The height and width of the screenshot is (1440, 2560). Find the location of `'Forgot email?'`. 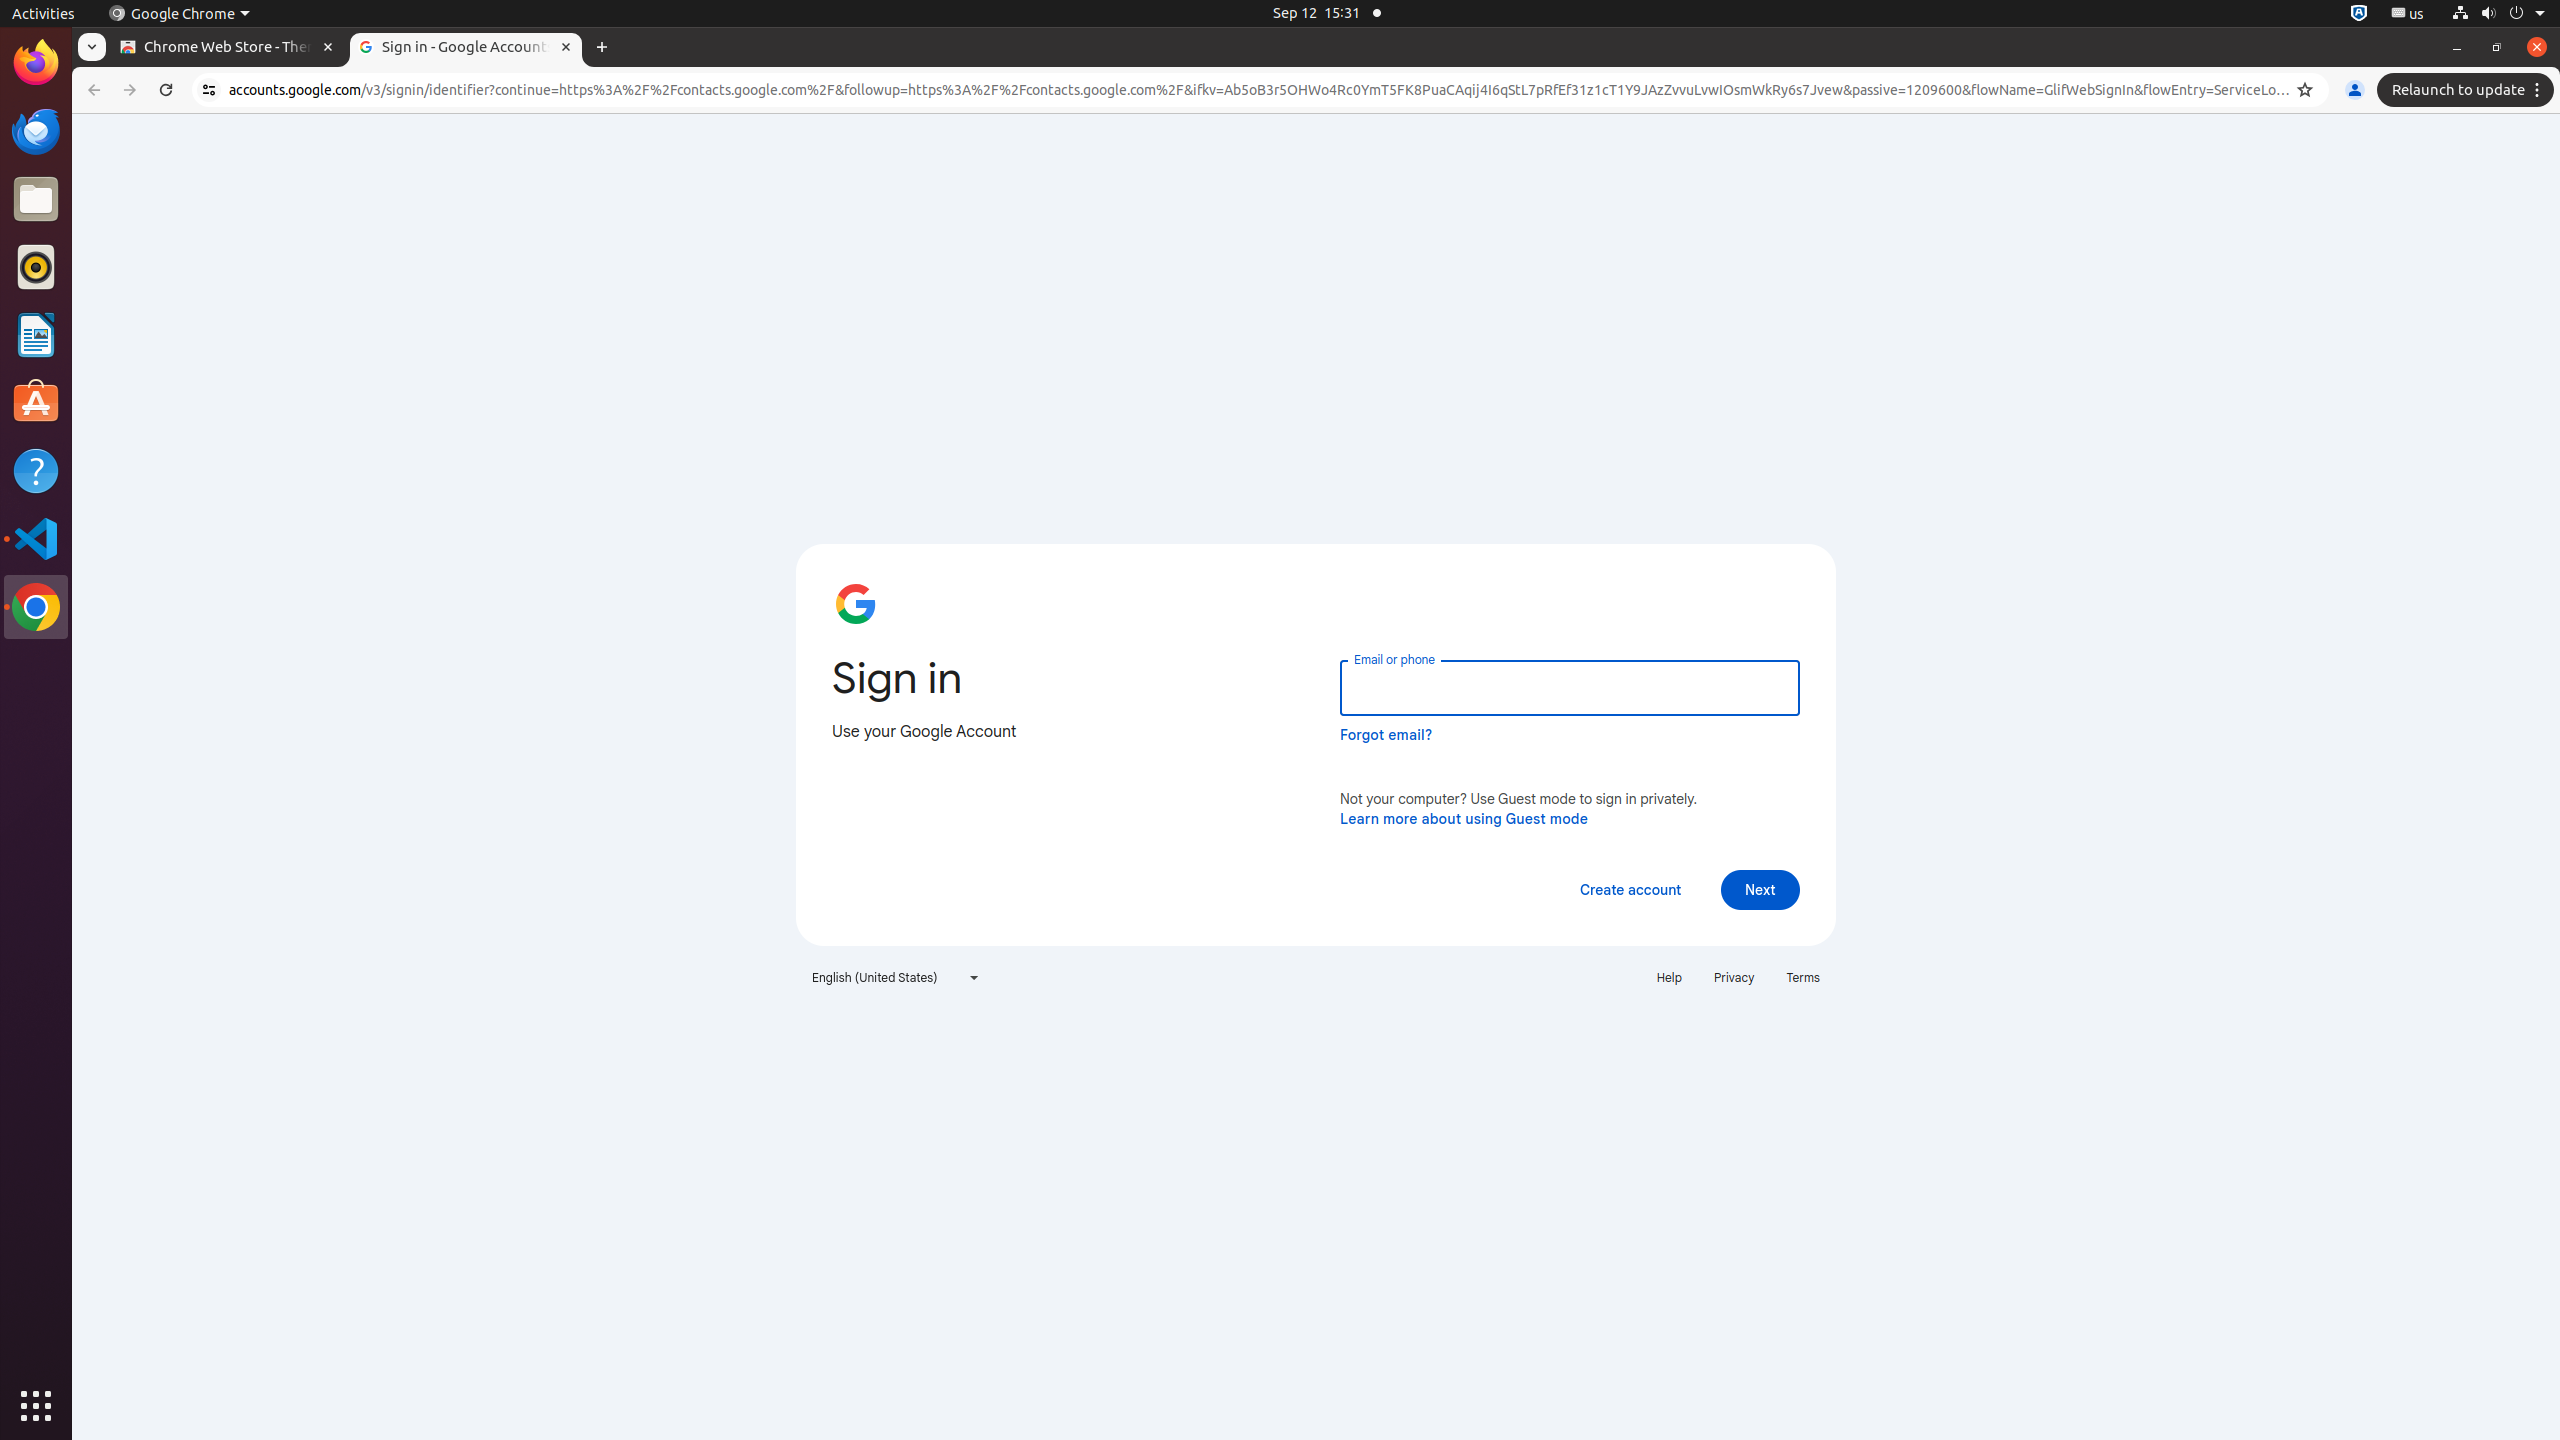

'Forgot email?' is located at coordinates (1385, 734).